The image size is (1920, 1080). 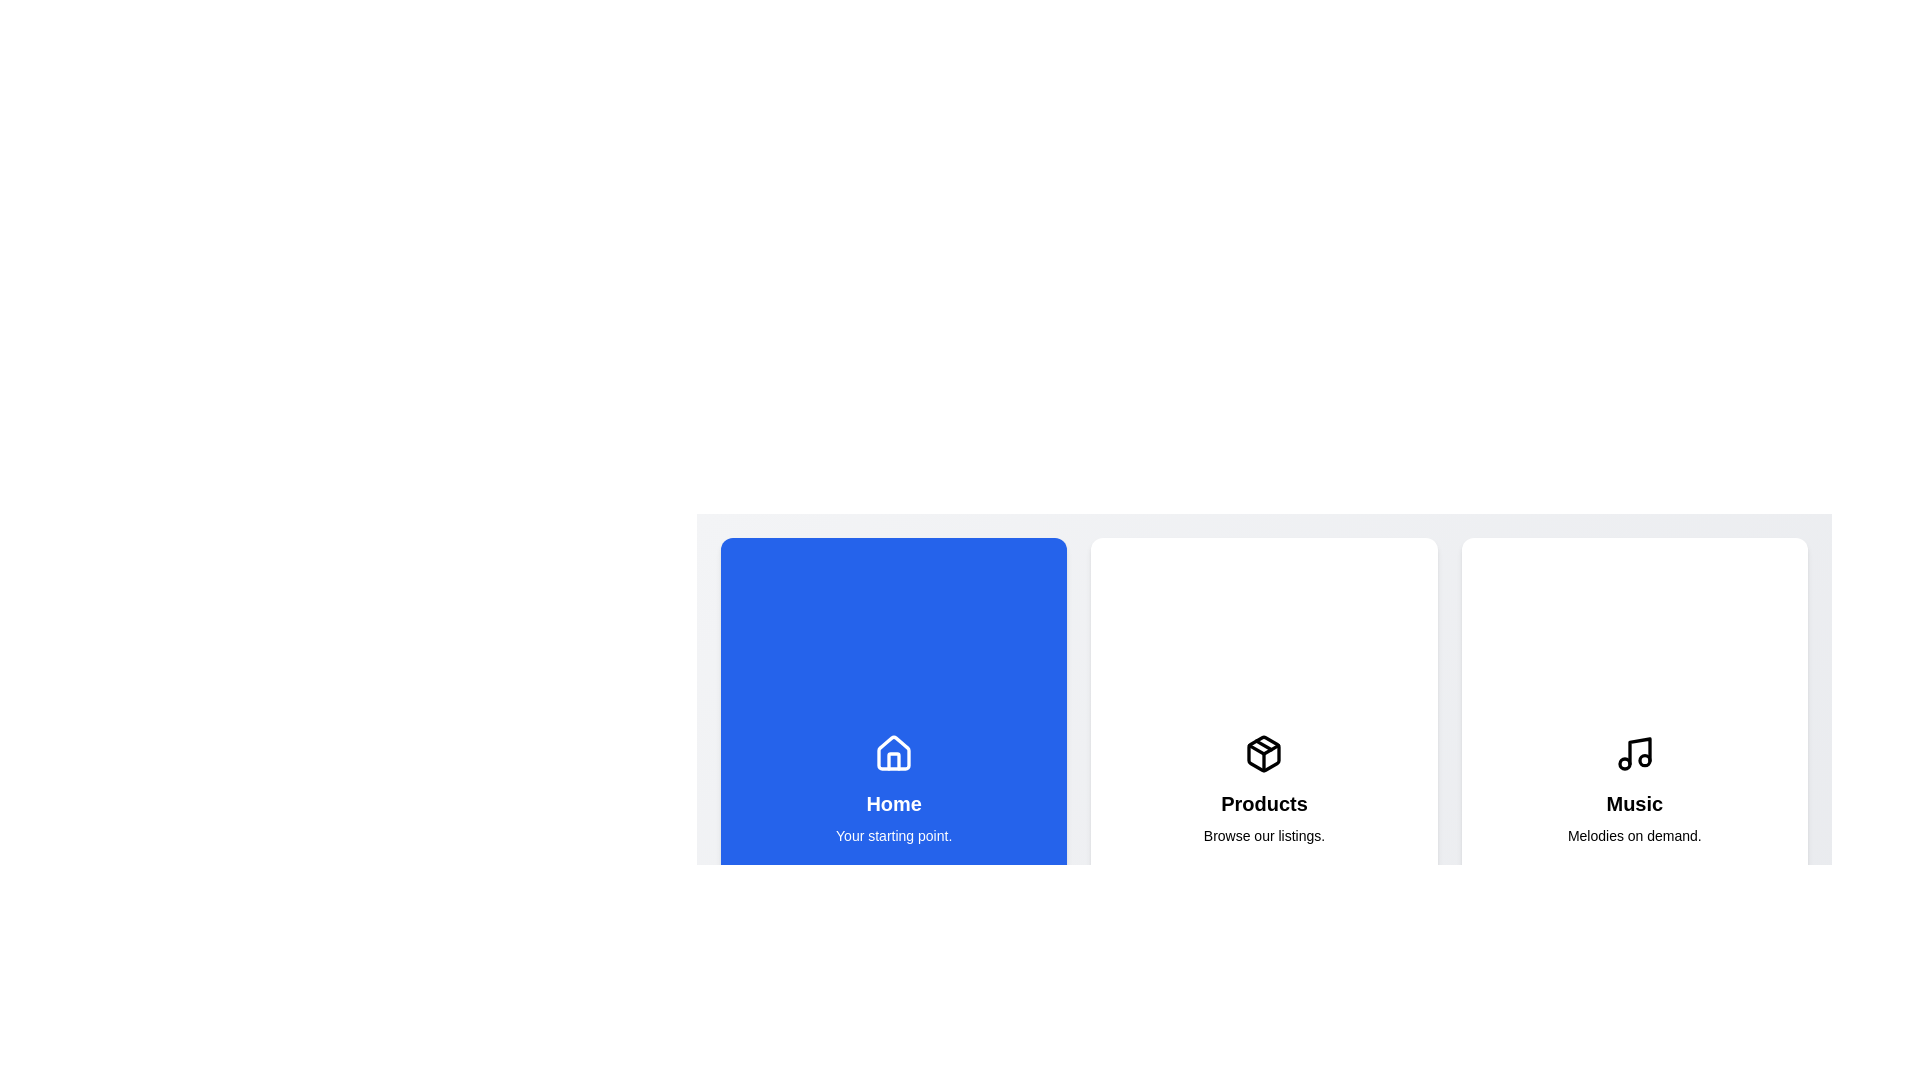 I want to click on the button corresponding to the music section, so click(x=1633, y=789).